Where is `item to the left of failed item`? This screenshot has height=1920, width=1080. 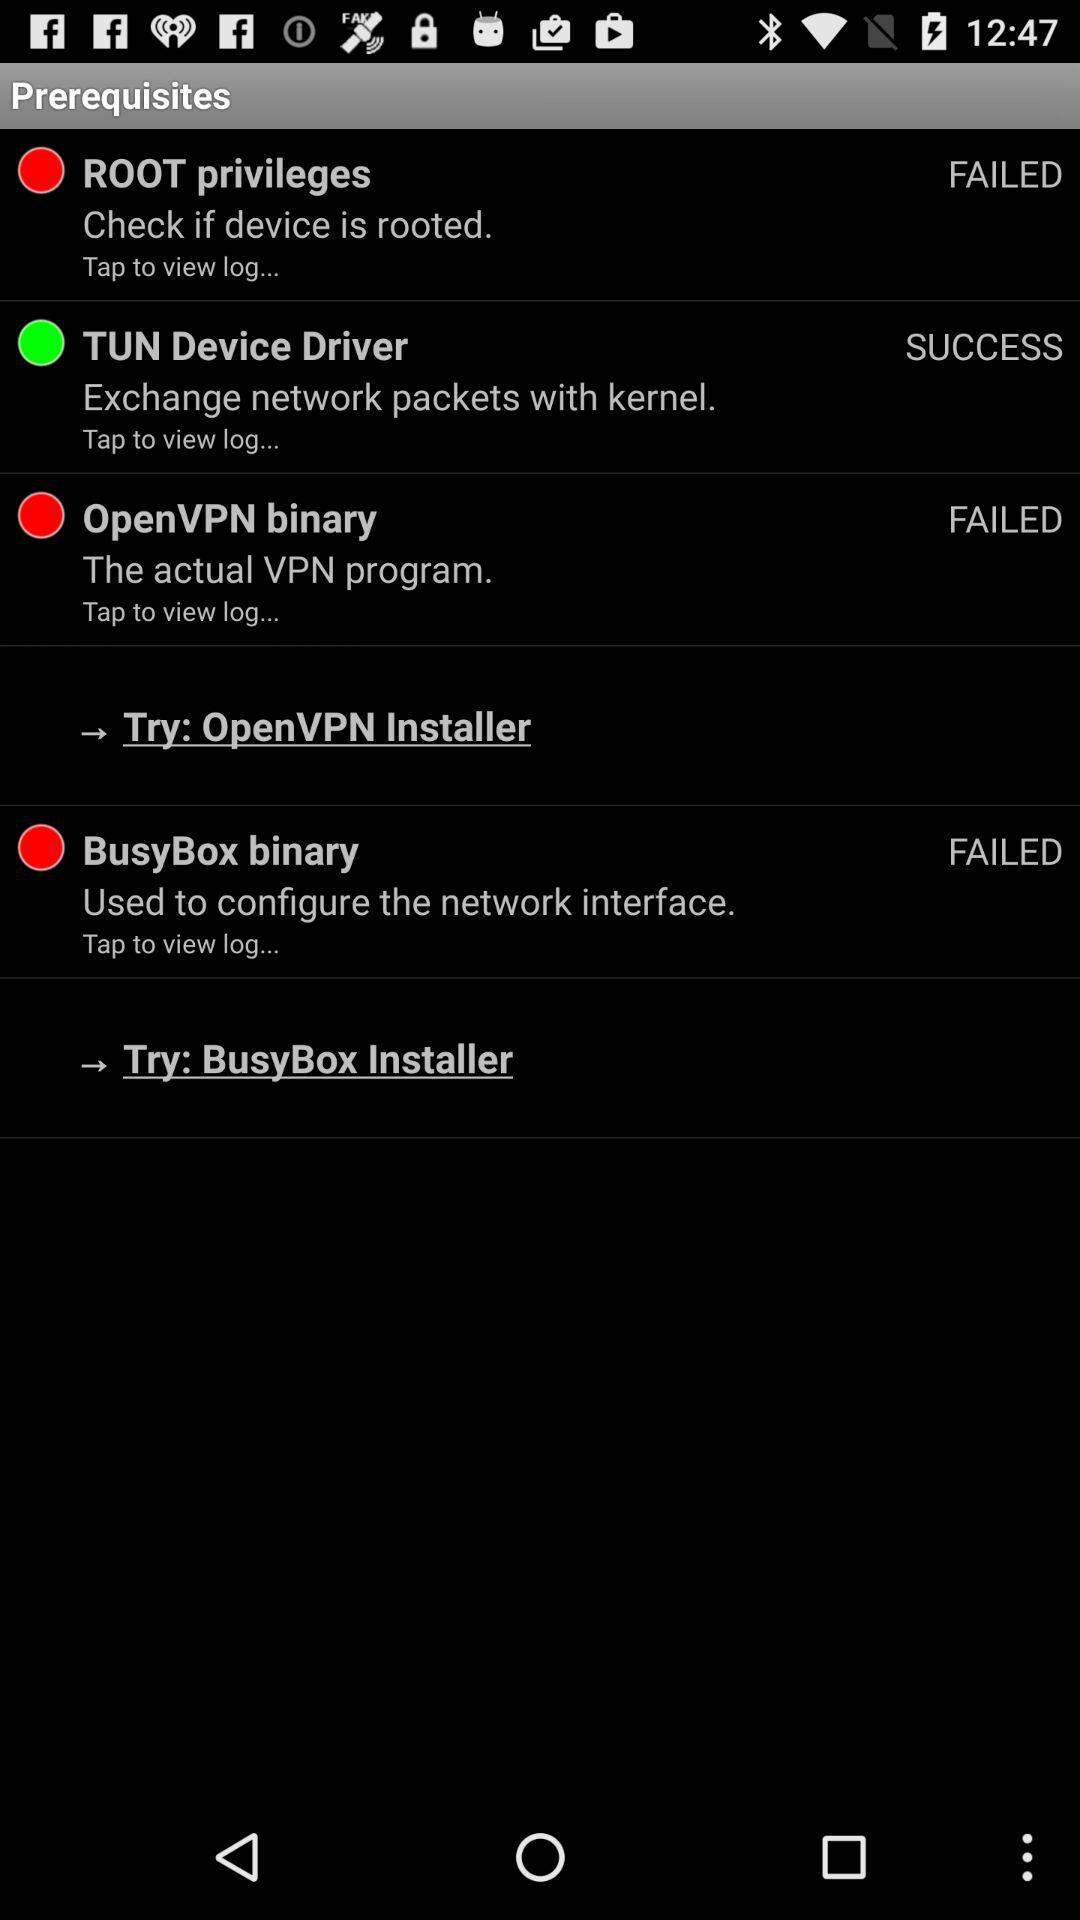
item to the left of failed item is located at coordinates (514, 849).